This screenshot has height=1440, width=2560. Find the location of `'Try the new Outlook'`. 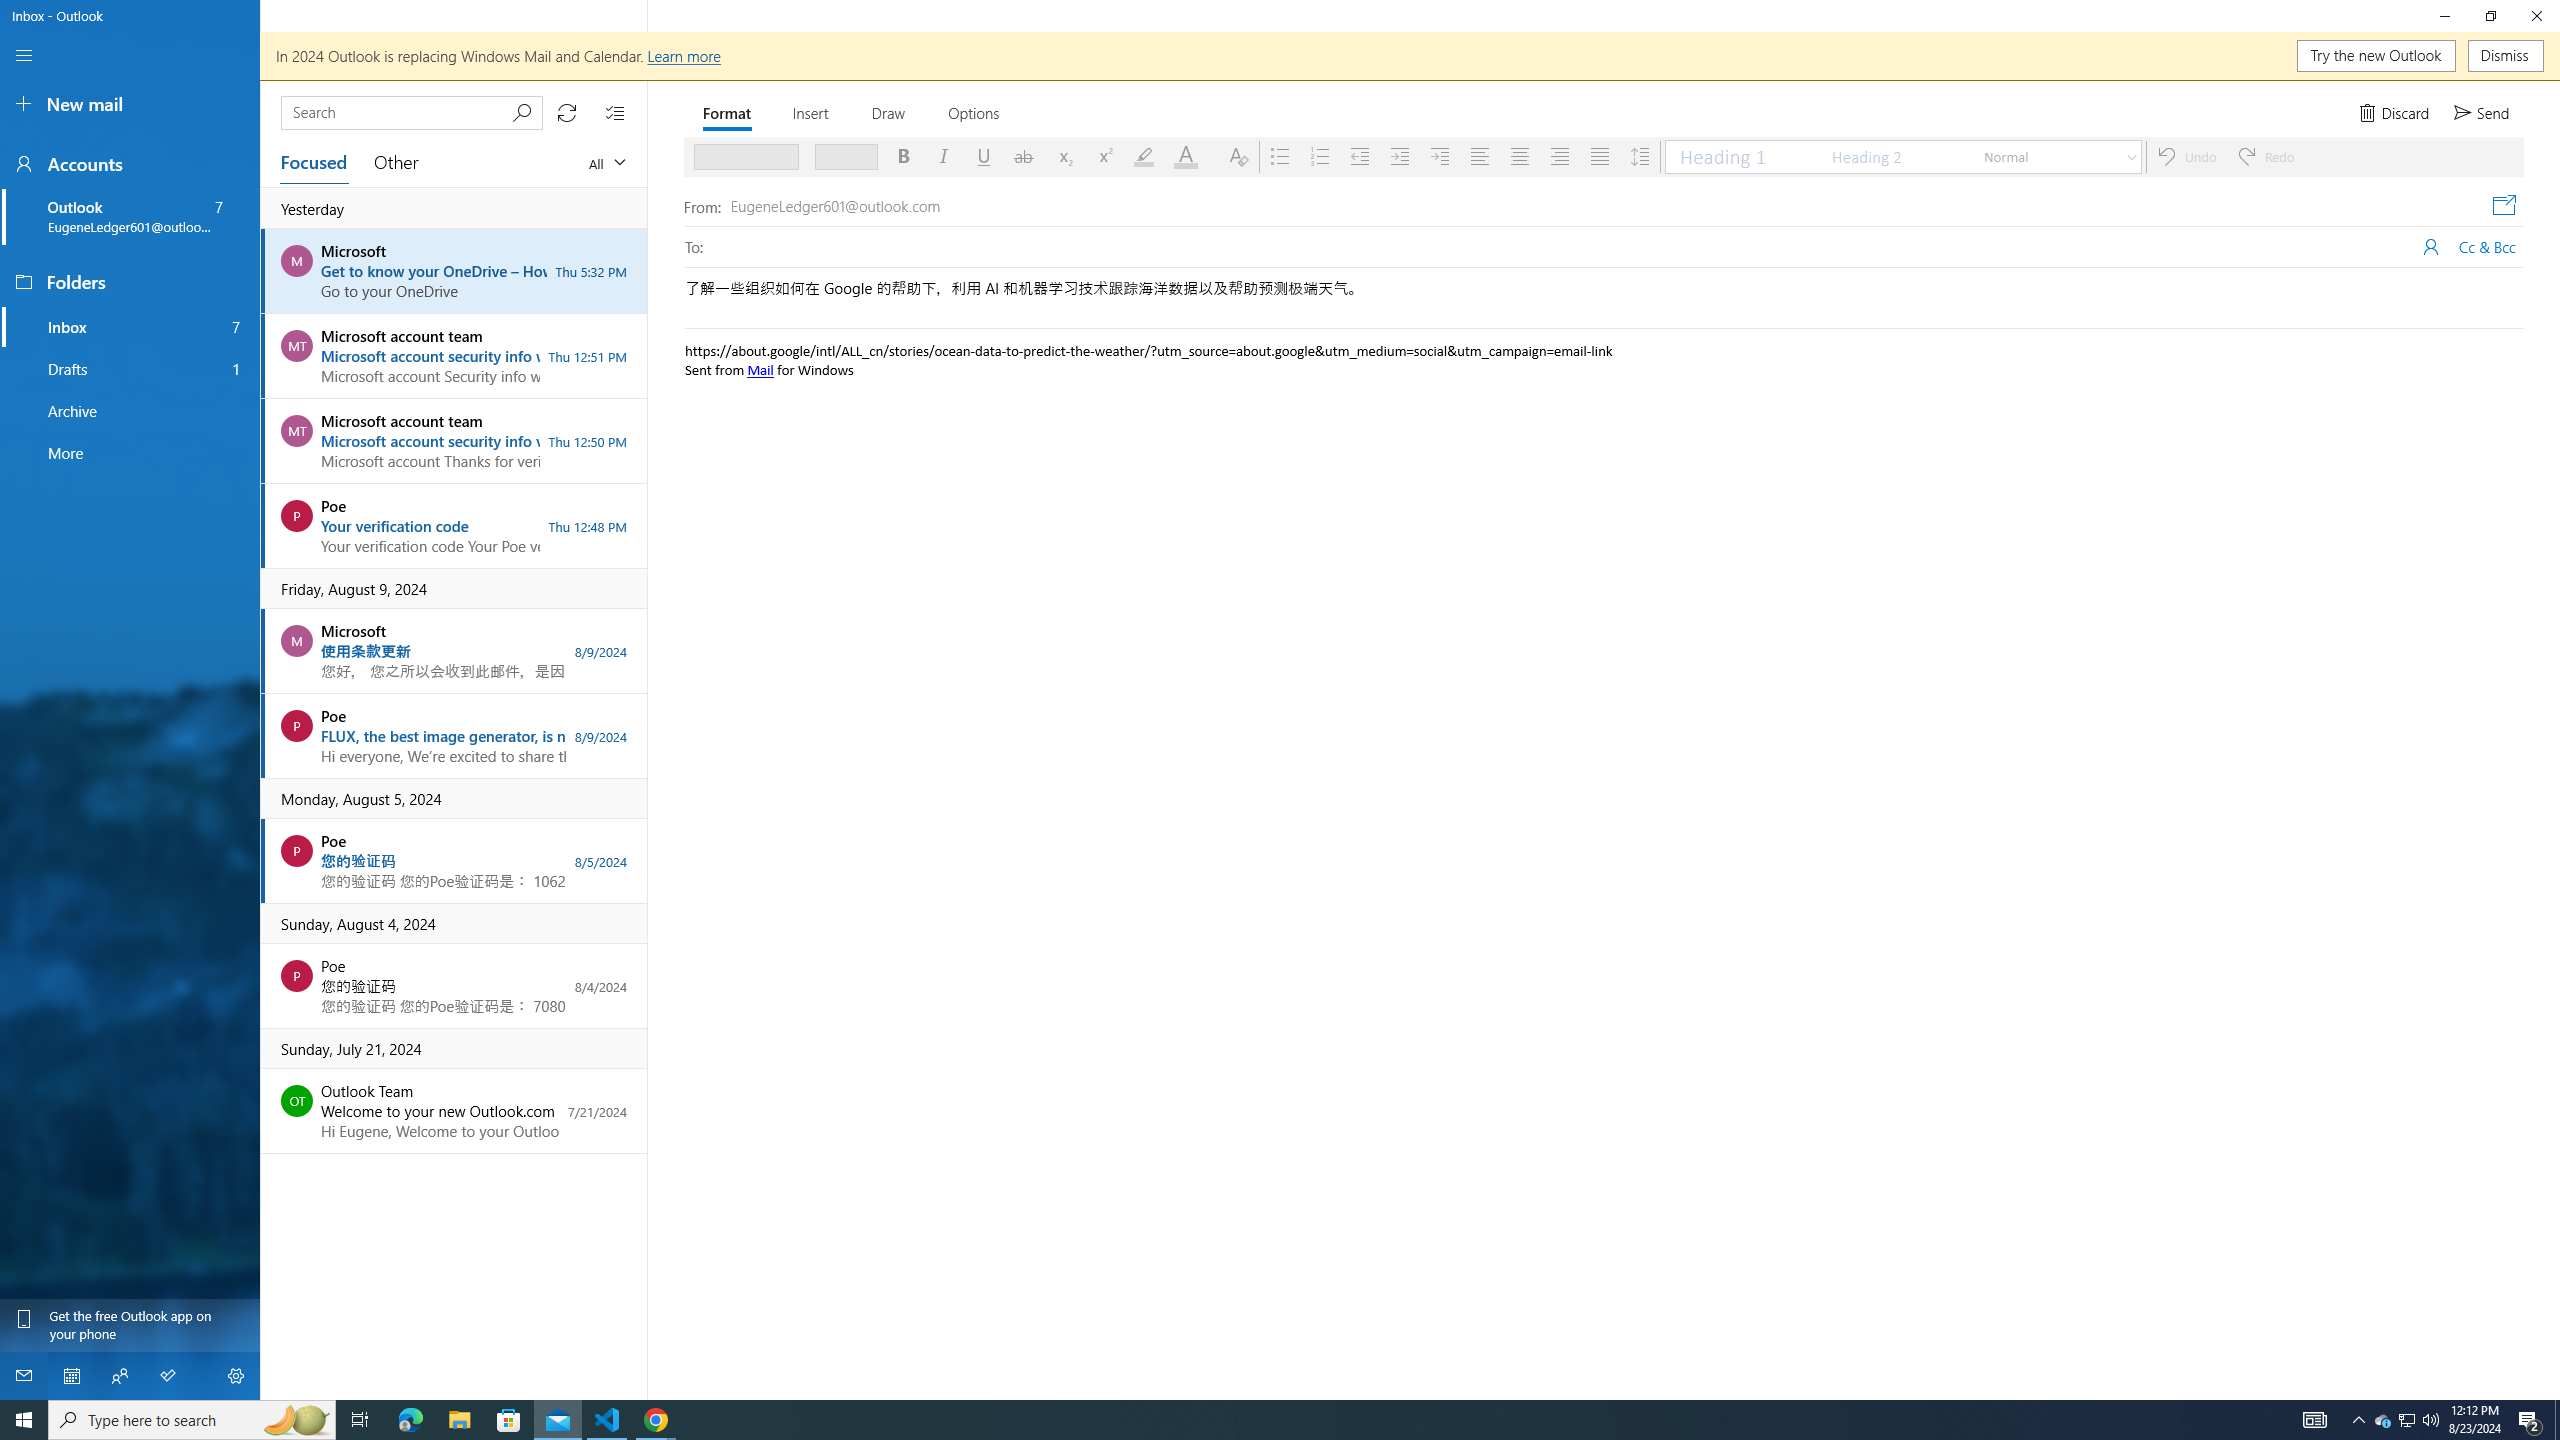

'Try the new Outlook' is located at coordinates (2374, 55).